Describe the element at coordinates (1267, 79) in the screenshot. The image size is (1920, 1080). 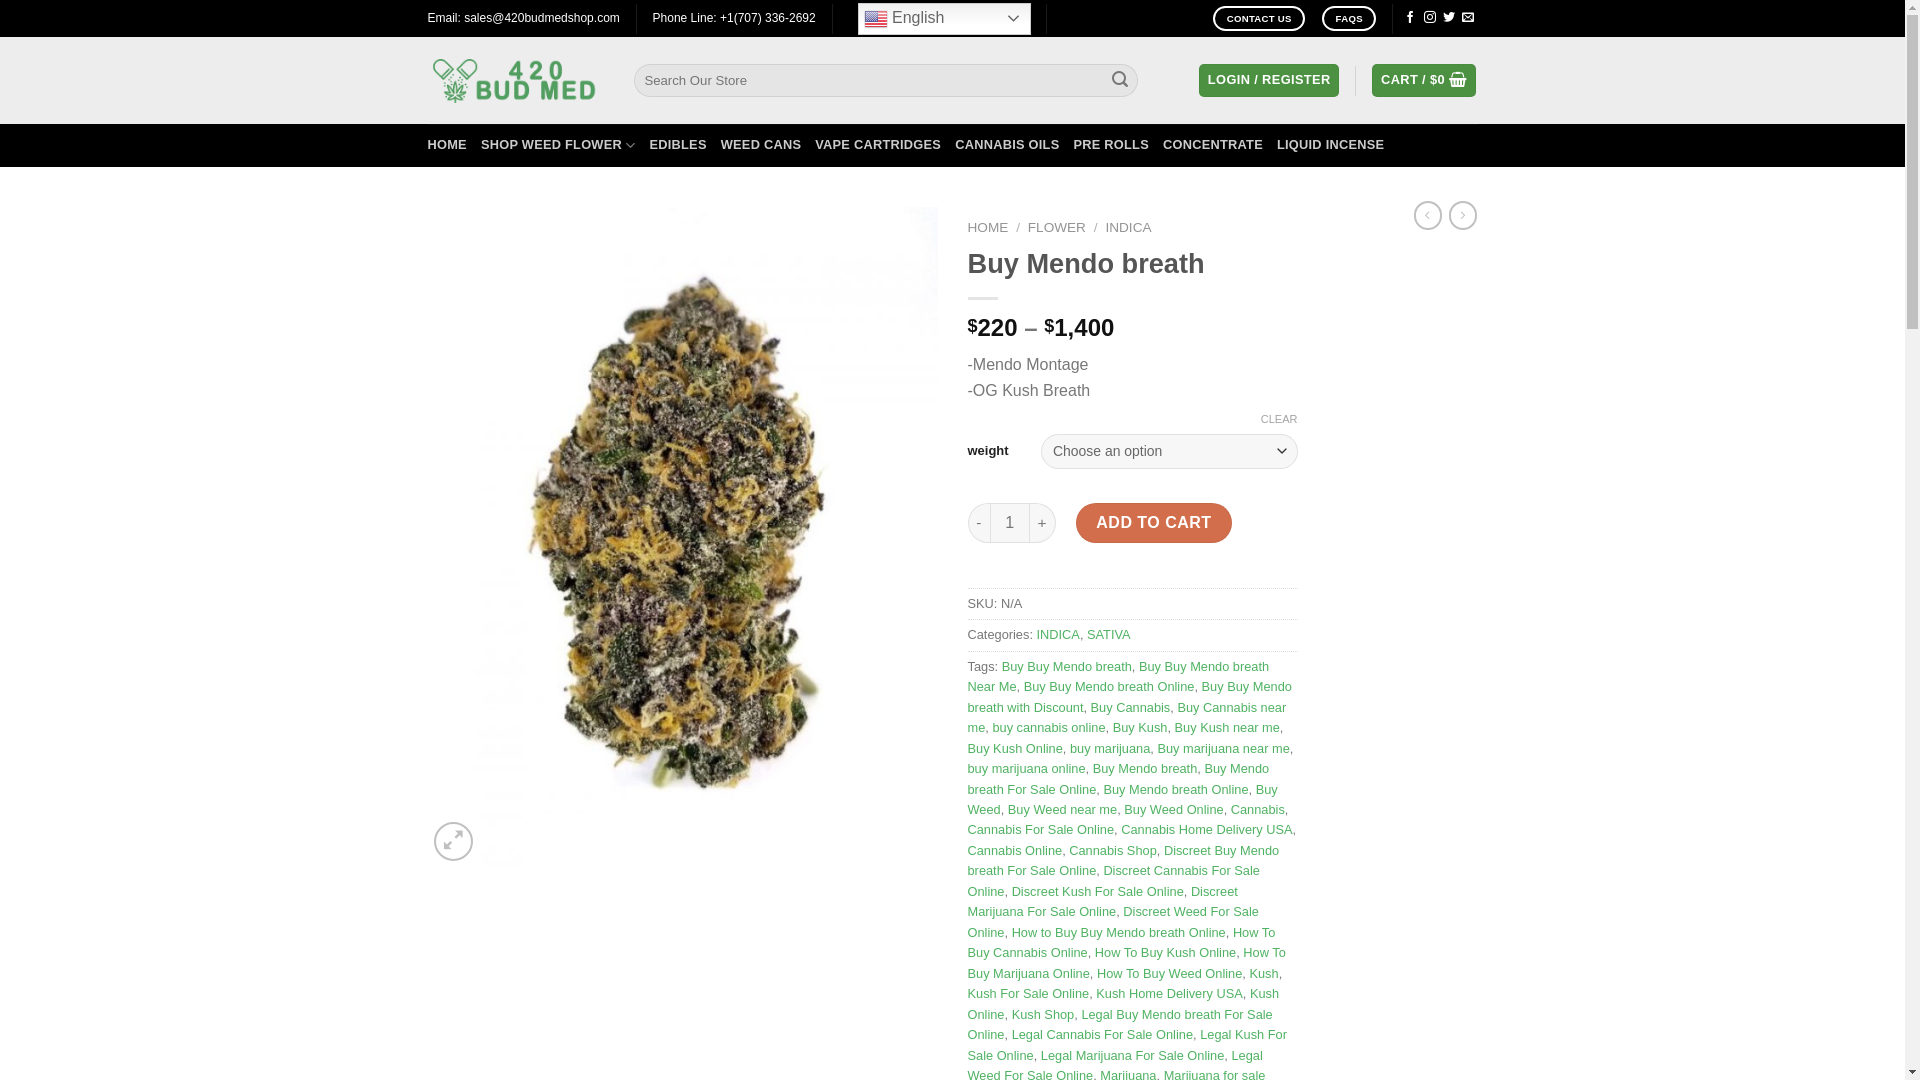
I see `'LOGIN / REGISTER'` at that location.